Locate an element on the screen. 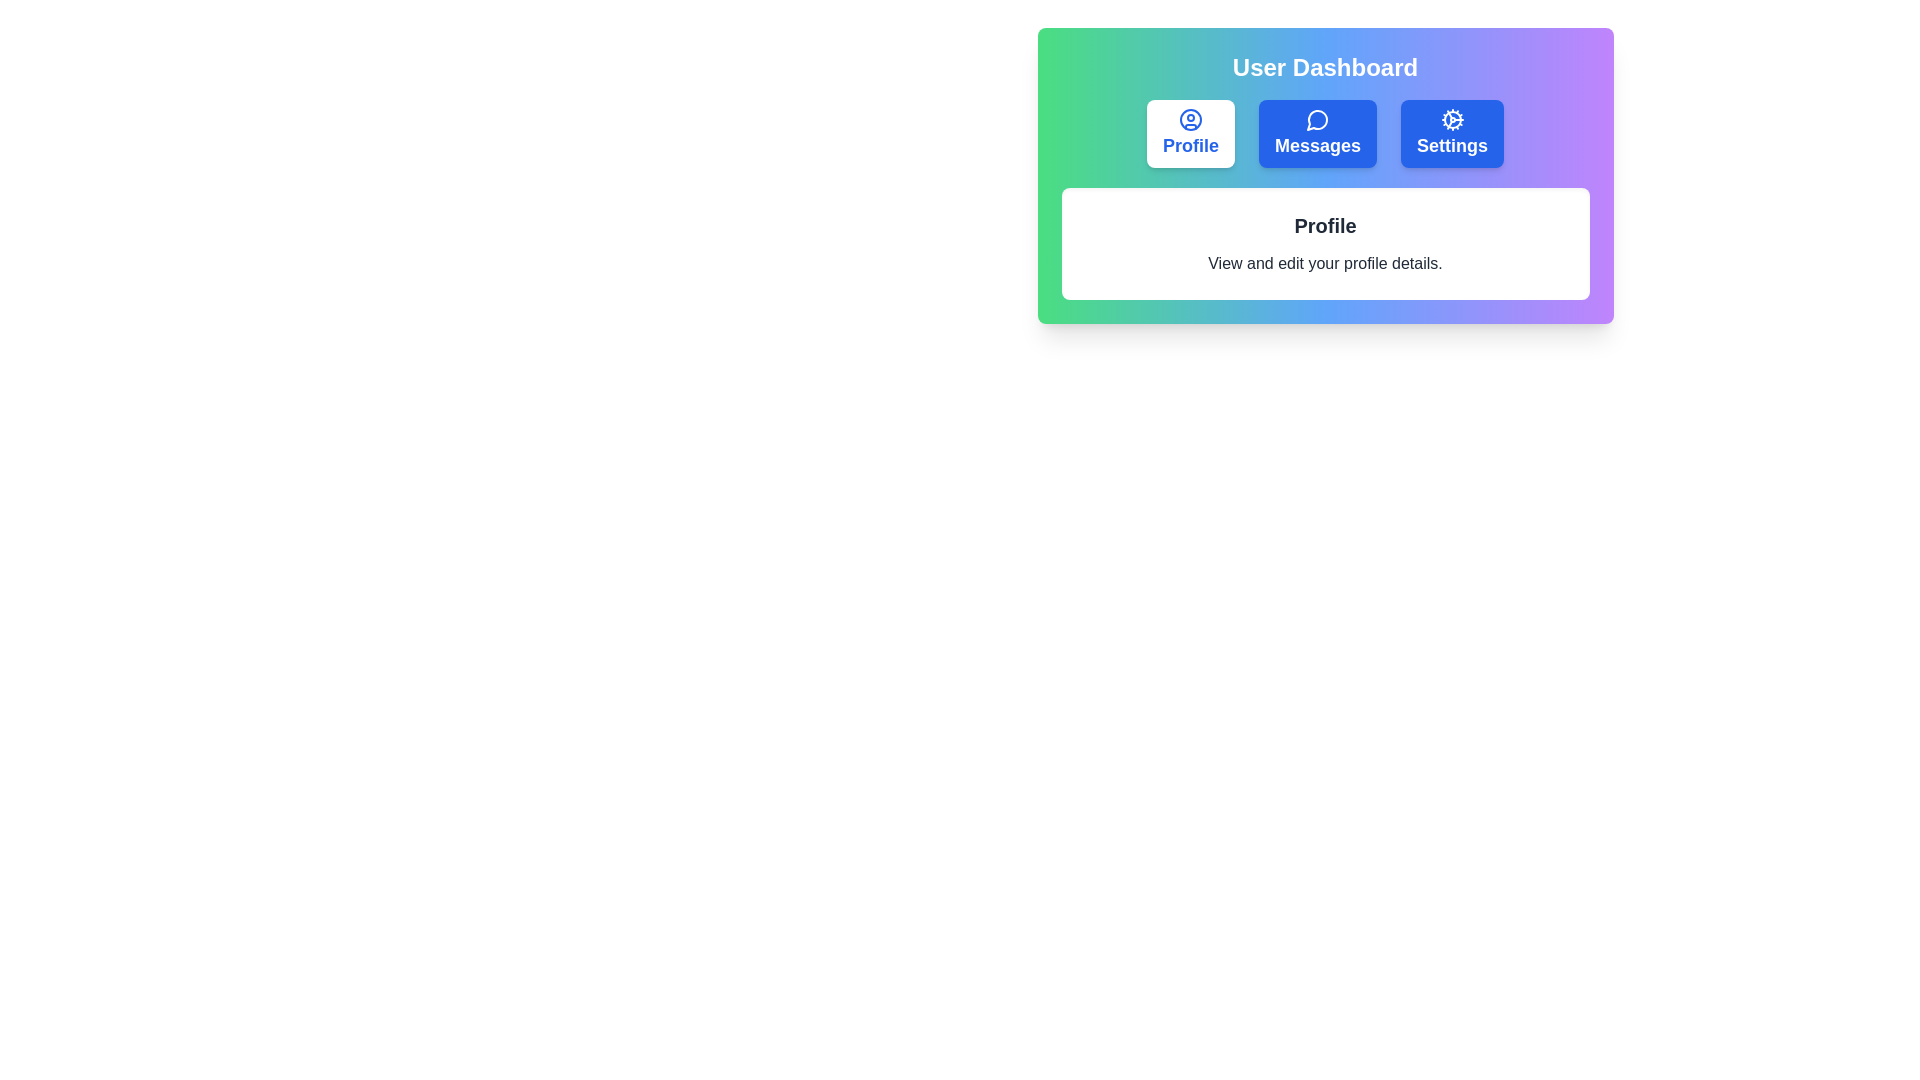 The width and height of the screenshot is (1920, 1080). the decorative SVG circle representing the user profile icon, which is part of the 'Profile' button at the top of the dashboard interface is located at coordinates (1190, 119).